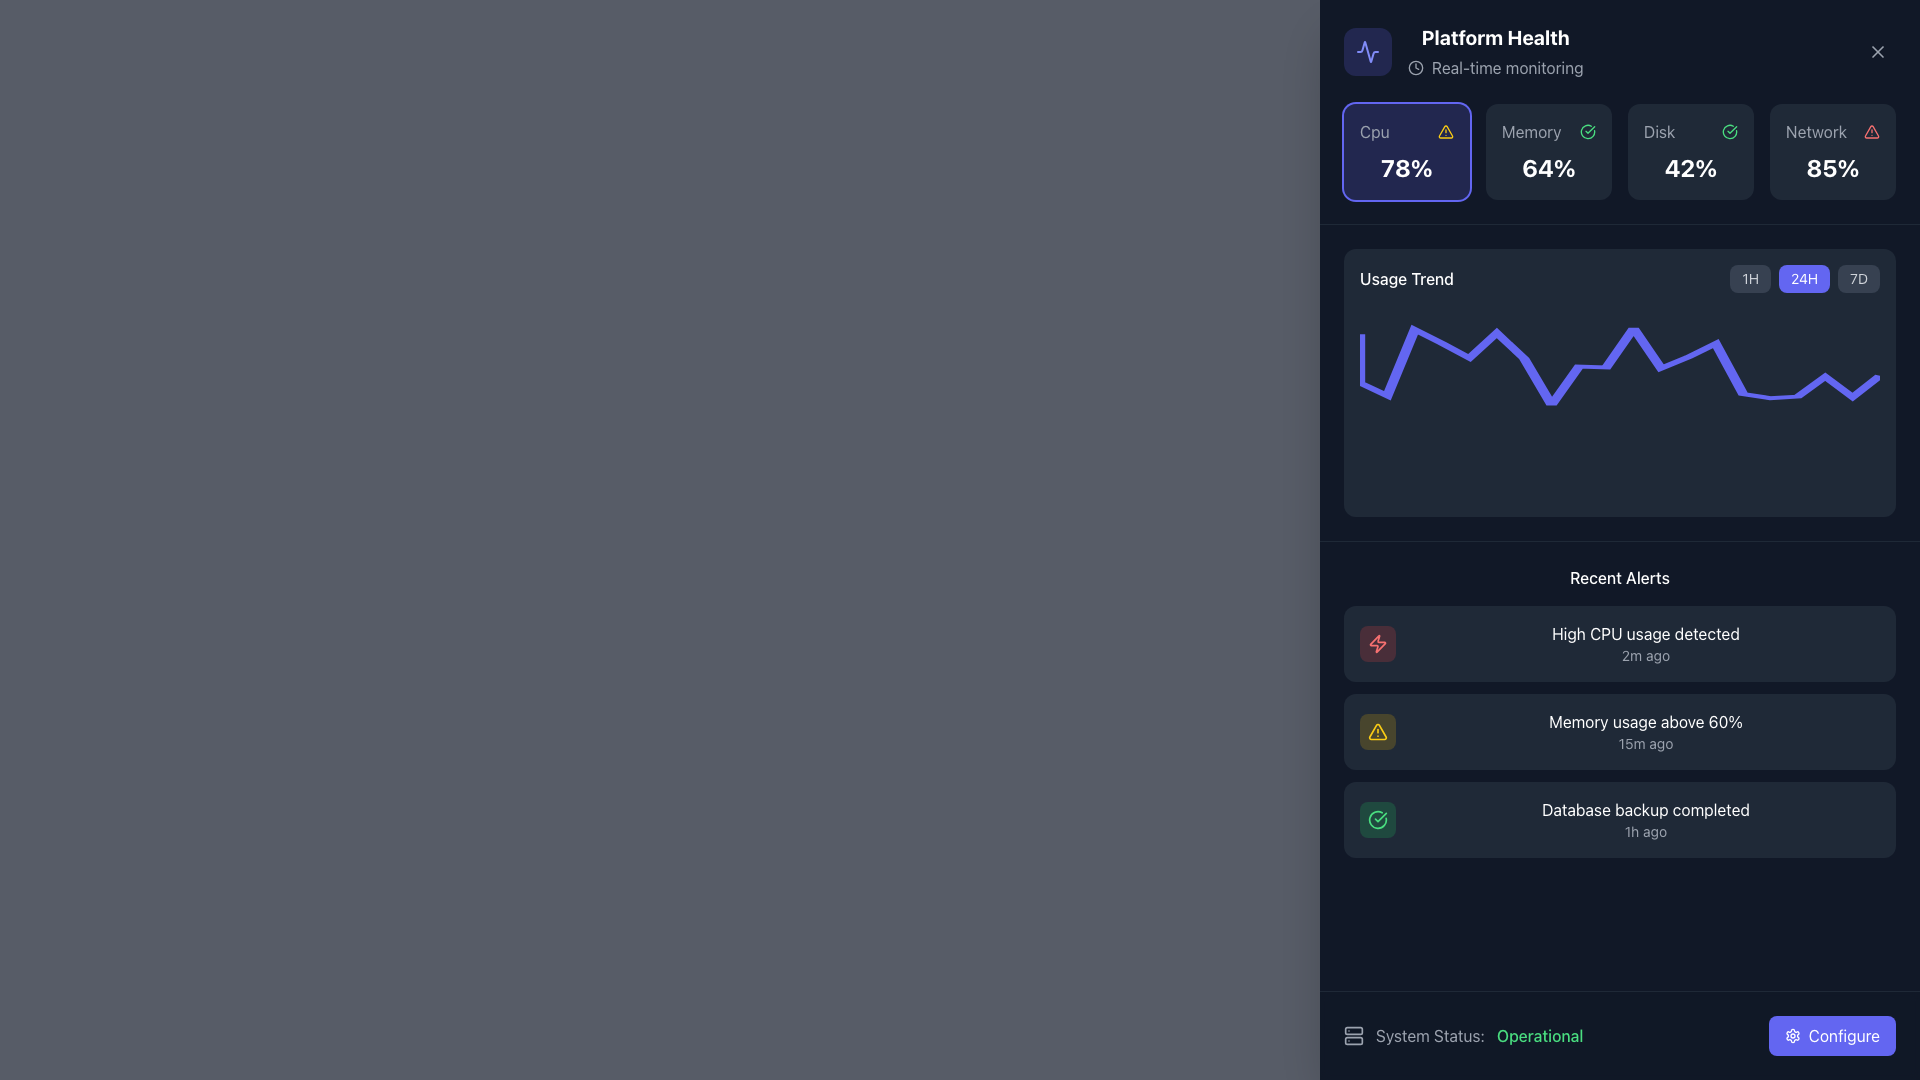 The image size is (1920, 1080). I want to click on value displayed in the 'Network' Text Display, located below the 'Network' label and near the warning icon in the upper right of the card, so click(1833, 167).